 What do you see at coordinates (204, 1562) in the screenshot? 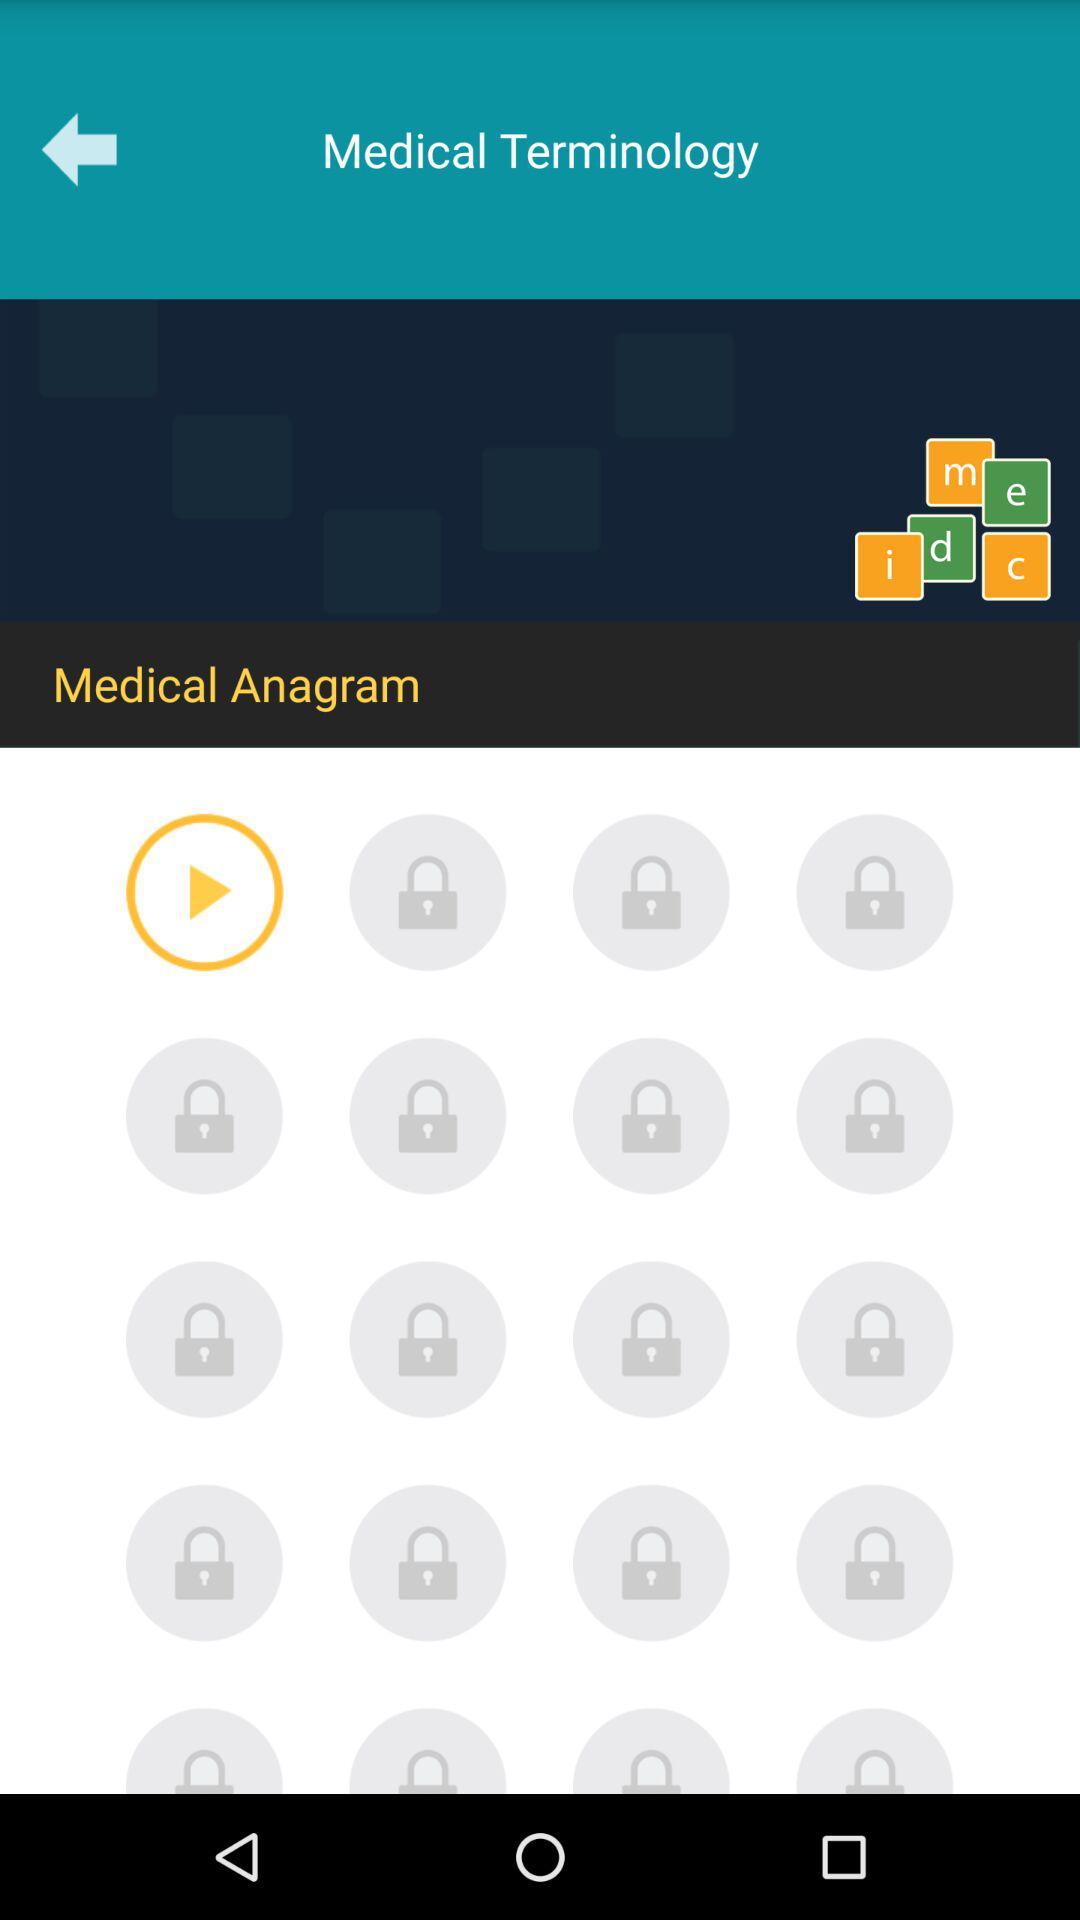
I see `lock` at bounding box center [204, 1562].